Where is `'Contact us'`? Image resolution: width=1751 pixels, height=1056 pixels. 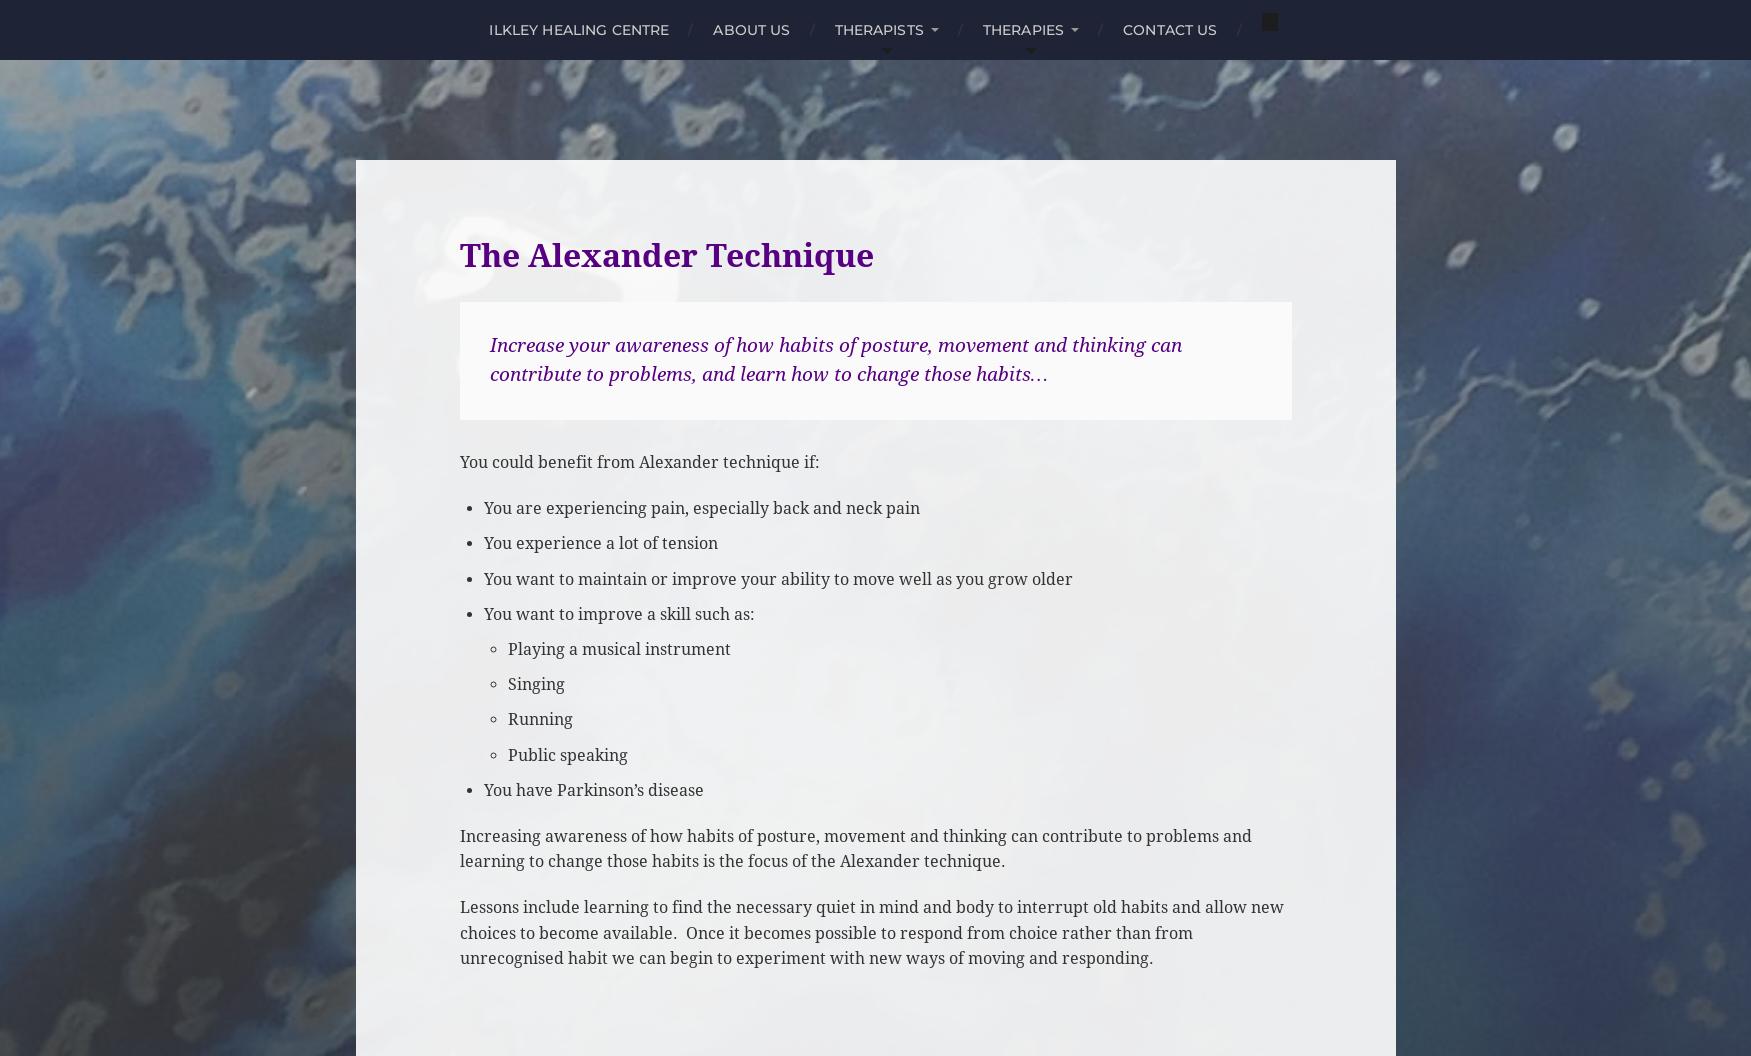
'Contact us' is located at coordinates (1169, 29).